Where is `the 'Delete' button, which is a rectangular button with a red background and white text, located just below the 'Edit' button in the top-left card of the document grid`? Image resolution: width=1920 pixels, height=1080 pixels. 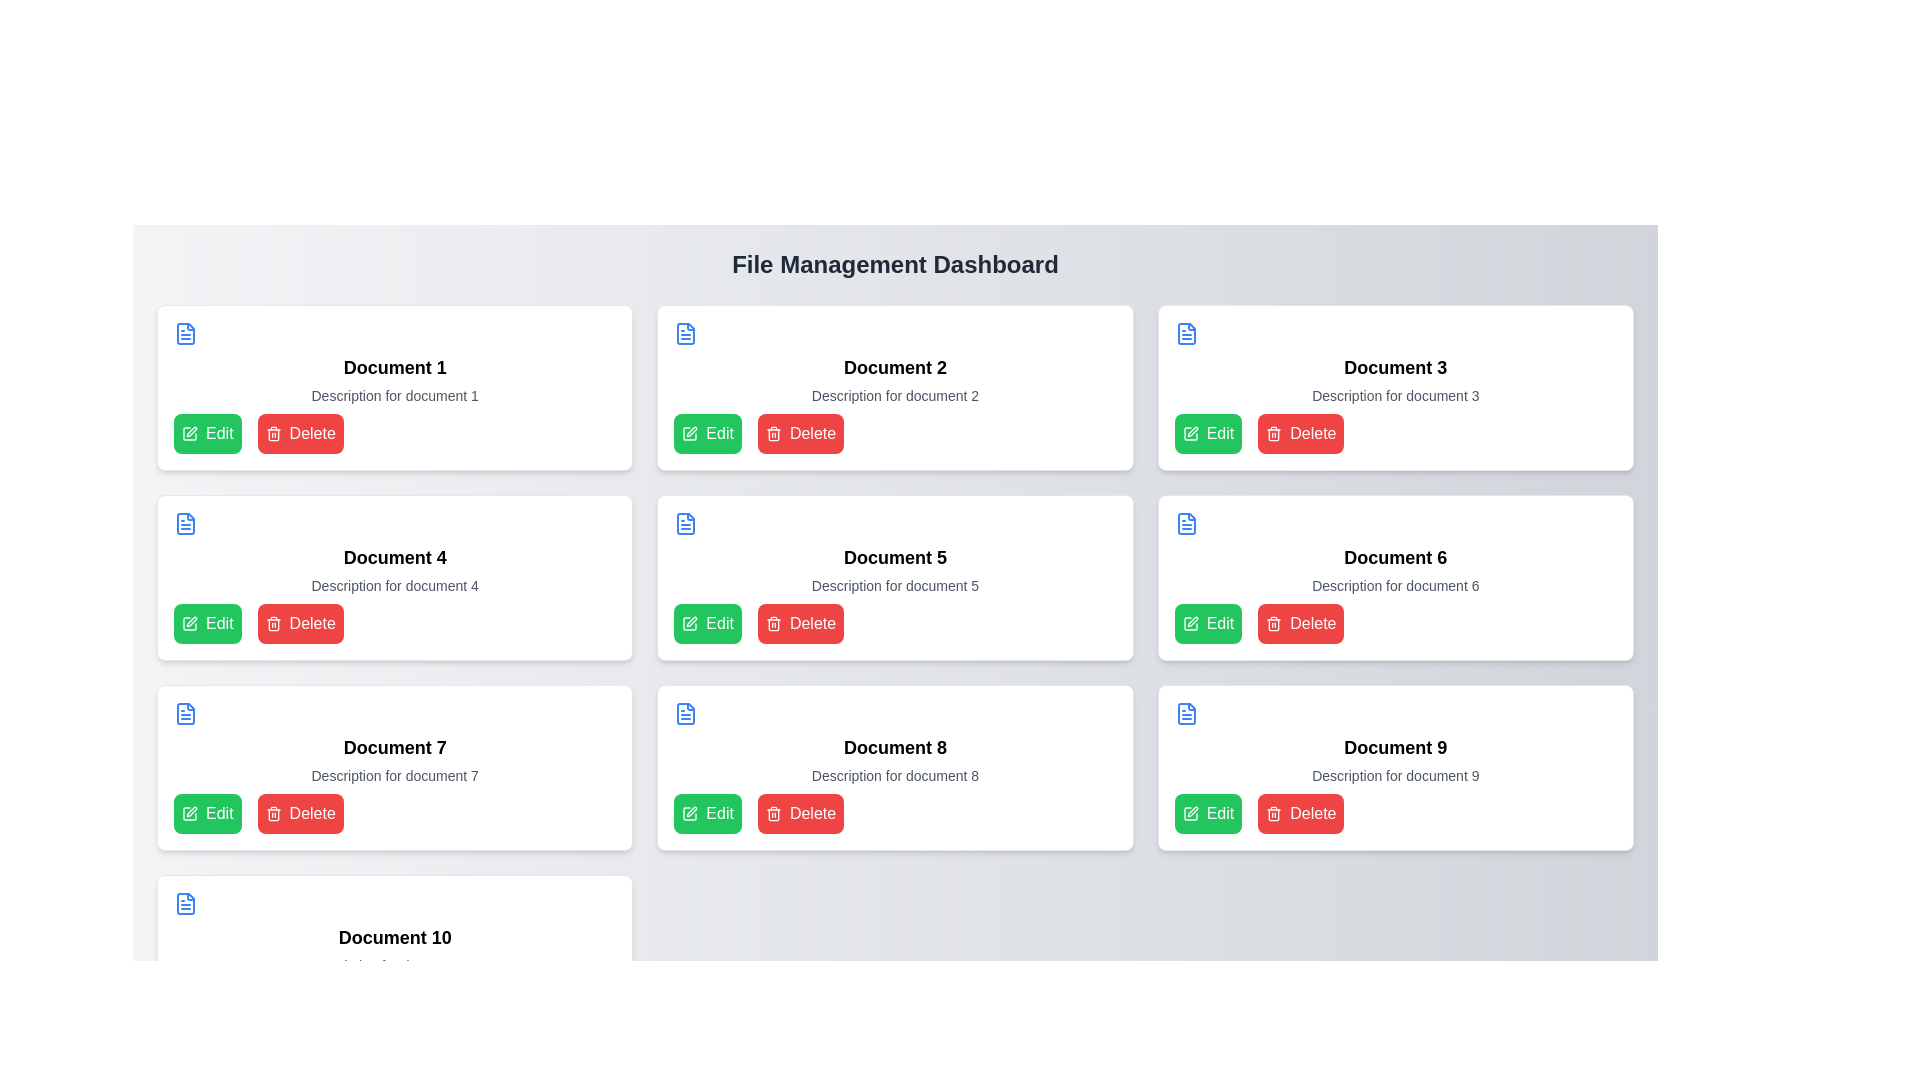 the 'Delete' button, which is a rectangular button with a red background and white text, located just below the 'Edit' button in the top-left card of the document grid is located at coordinates (299, 433).